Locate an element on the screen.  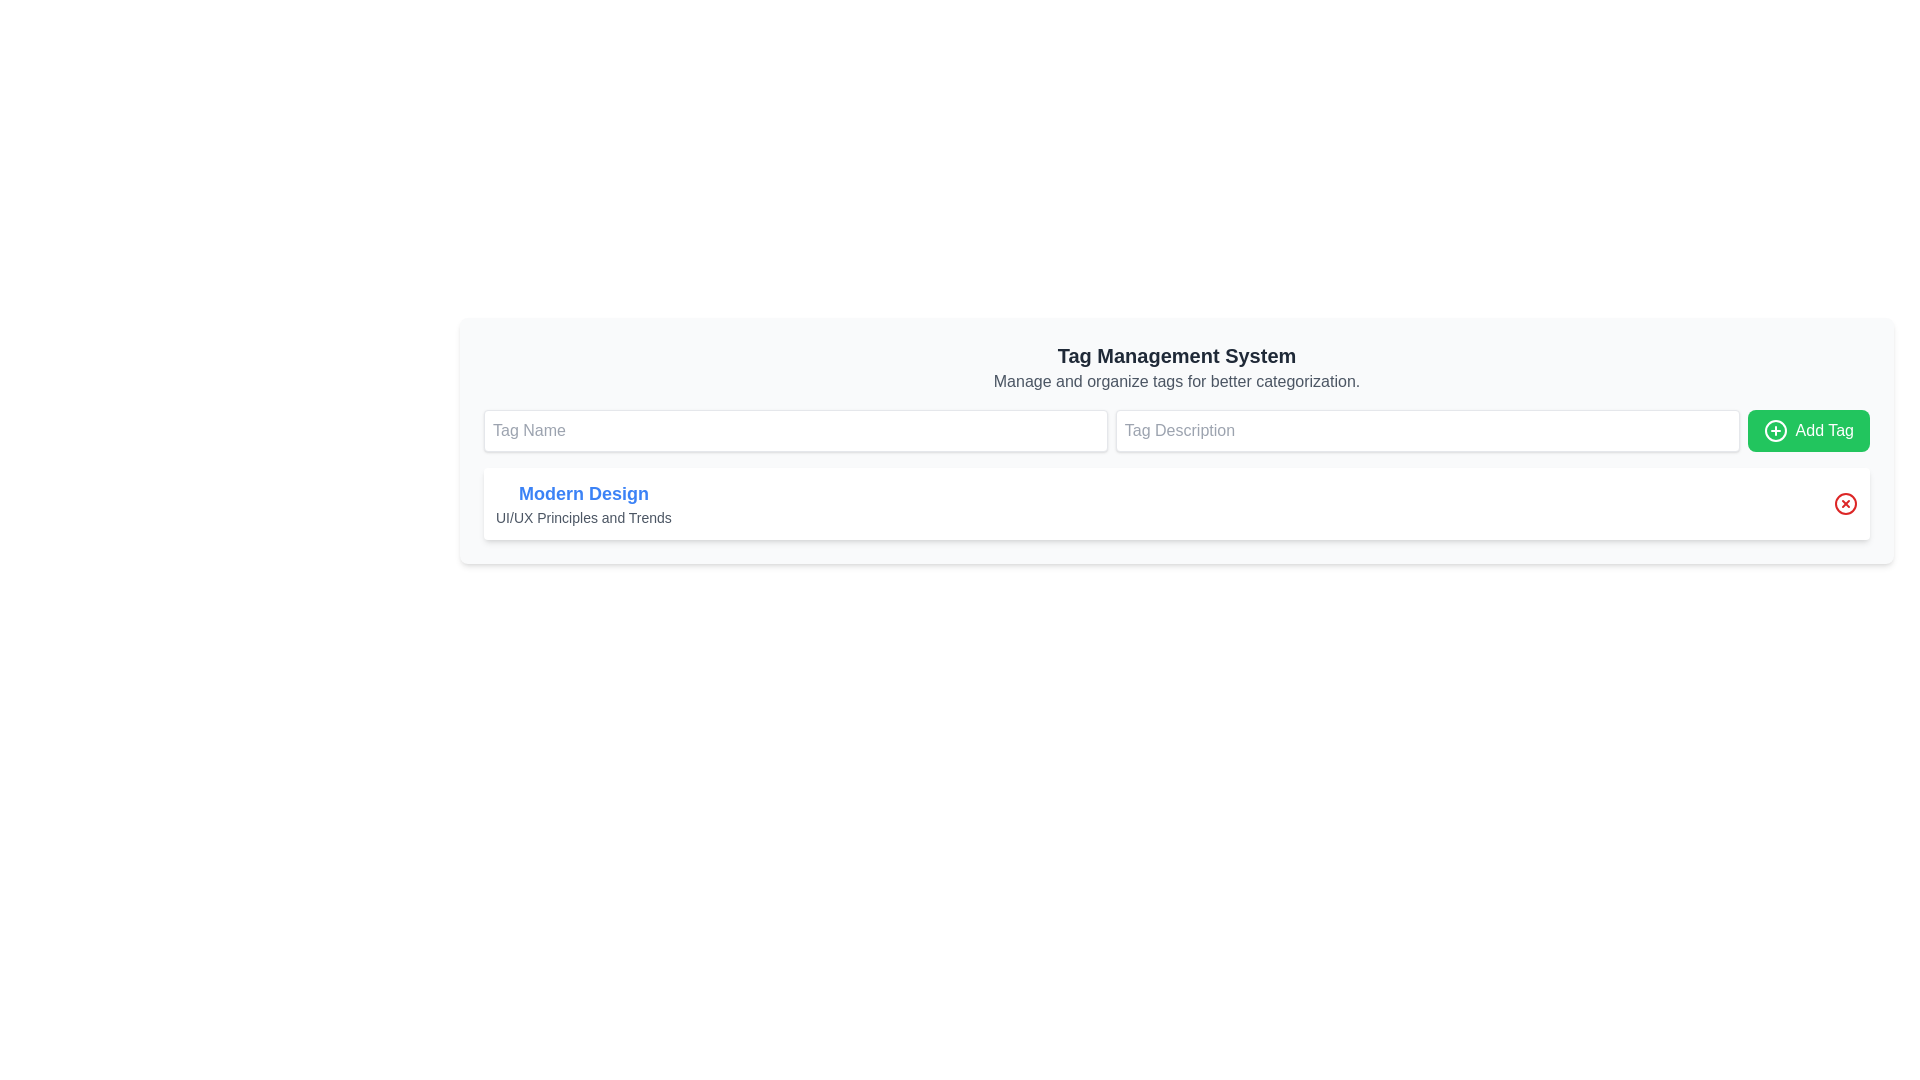
the label containing the text 'Manage and organize tags for better categorization.' which is located below the title 'Tag Management System' is located at coordinates (1176, 381).